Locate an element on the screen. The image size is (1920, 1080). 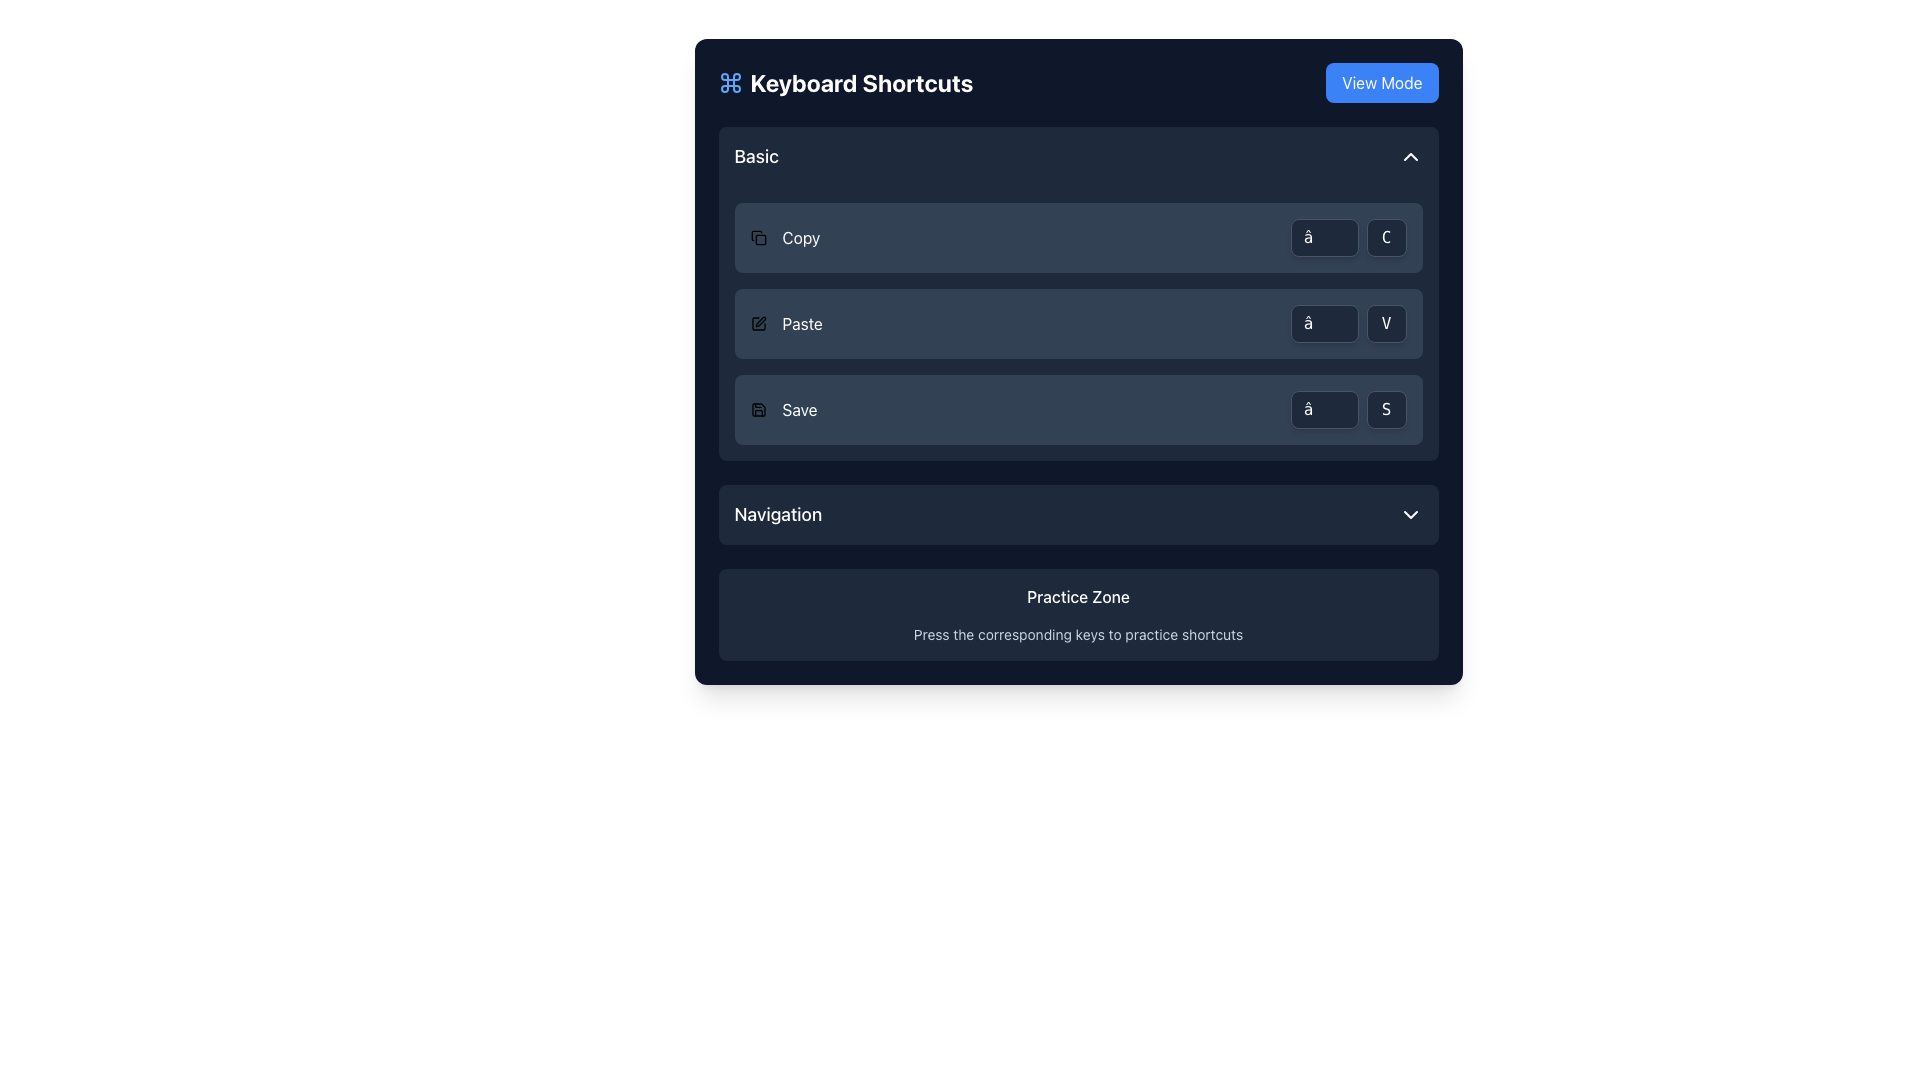
the 'Save' button, which displays white text and a floppy disk icon, located under the 'Basic' section of the 'Keyboard Shortcuts' interface is located at coordinates (782, 408).